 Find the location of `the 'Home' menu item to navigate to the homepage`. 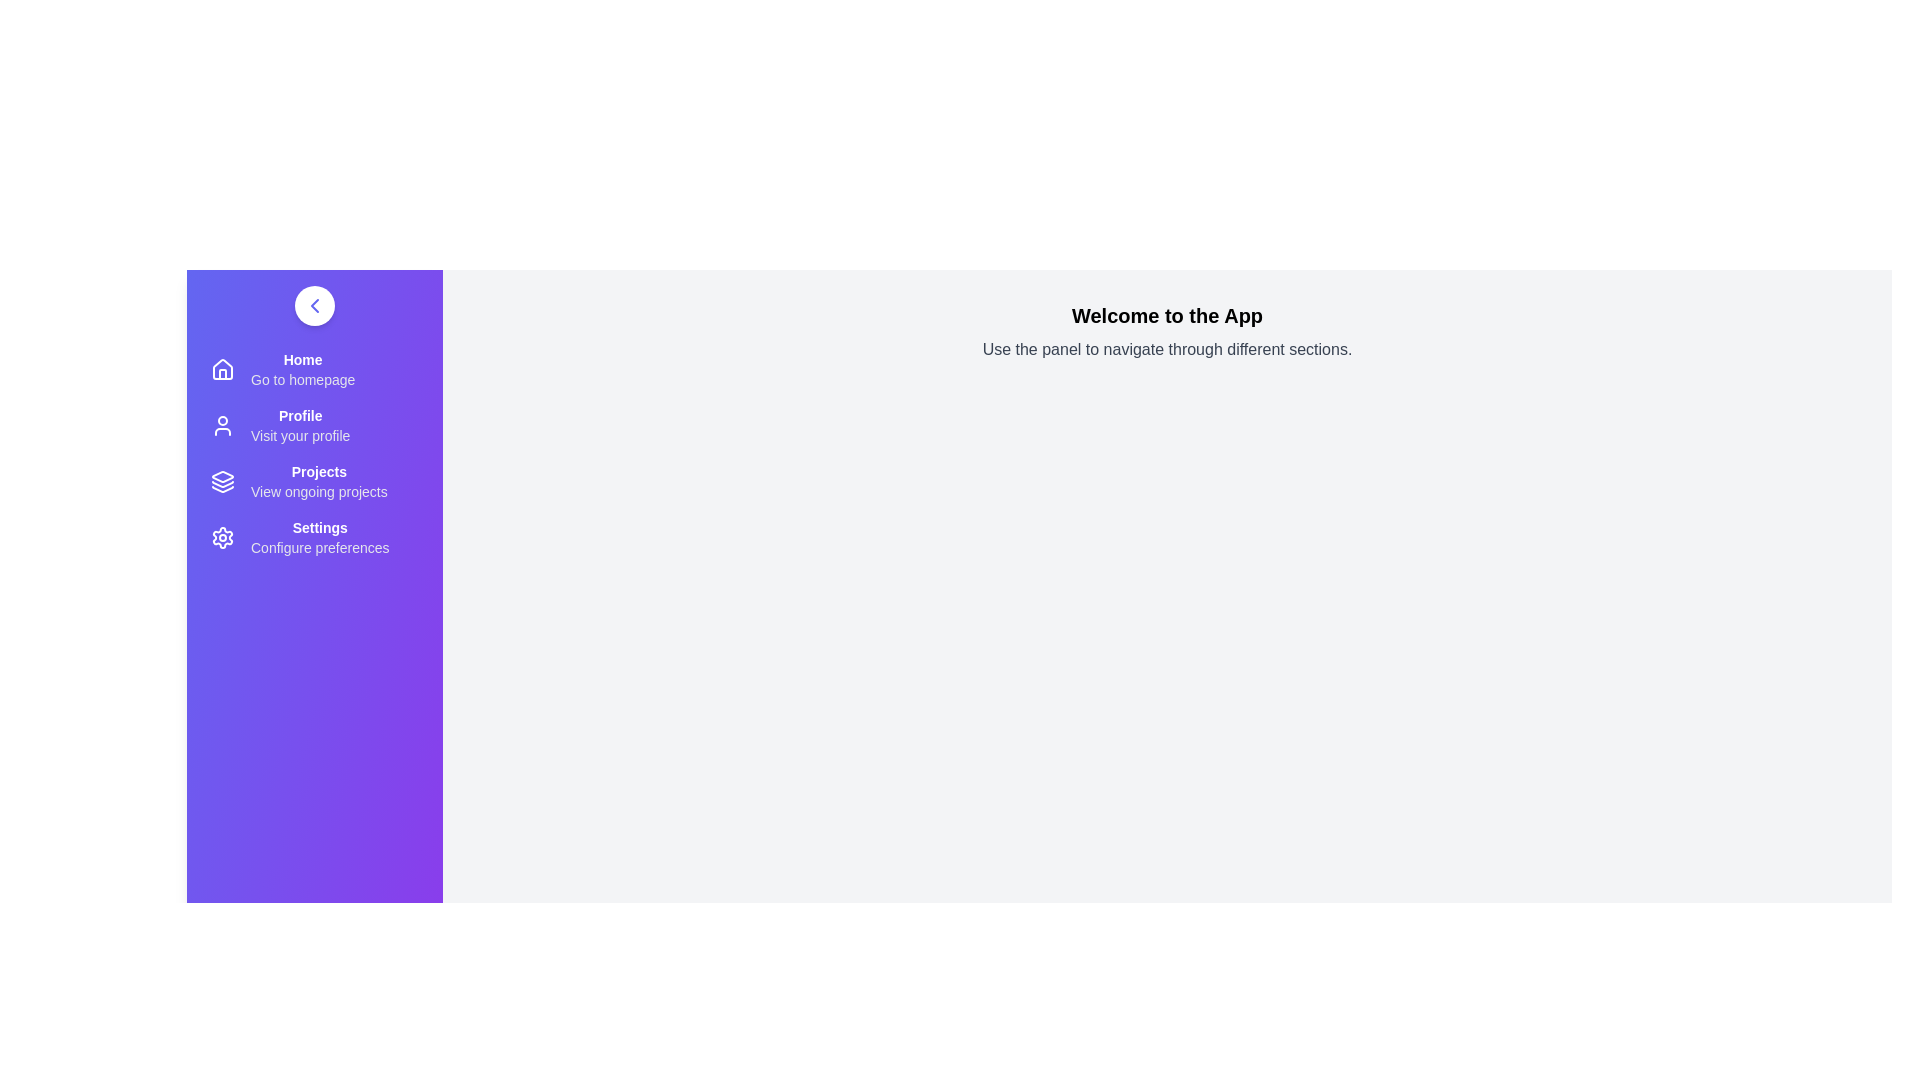

the 'Home' menu item to navigate to the homepage is located at coordinates (314, 370).